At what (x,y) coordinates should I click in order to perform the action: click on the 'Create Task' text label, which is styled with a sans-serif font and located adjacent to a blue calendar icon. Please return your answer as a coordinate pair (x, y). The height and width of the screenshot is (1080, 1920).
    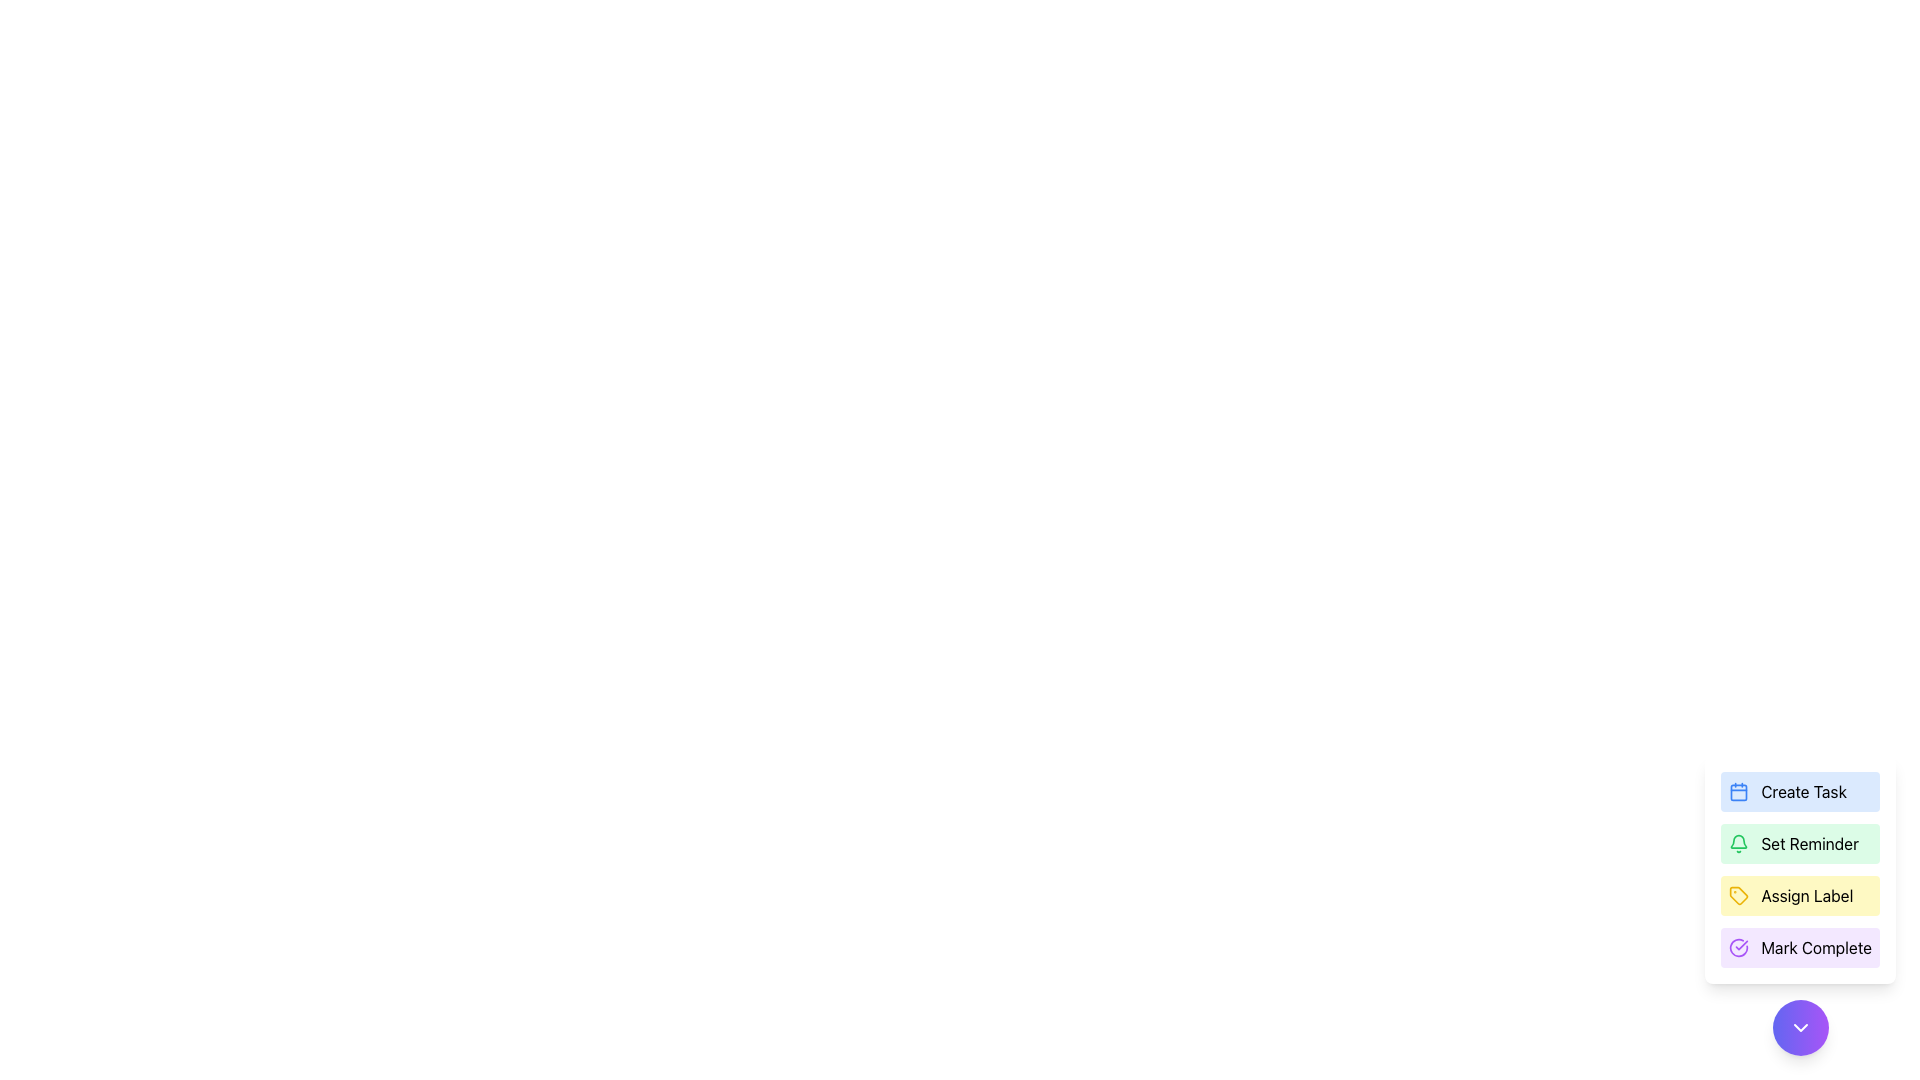
    Looking at the image, I should click on (1804, 790).